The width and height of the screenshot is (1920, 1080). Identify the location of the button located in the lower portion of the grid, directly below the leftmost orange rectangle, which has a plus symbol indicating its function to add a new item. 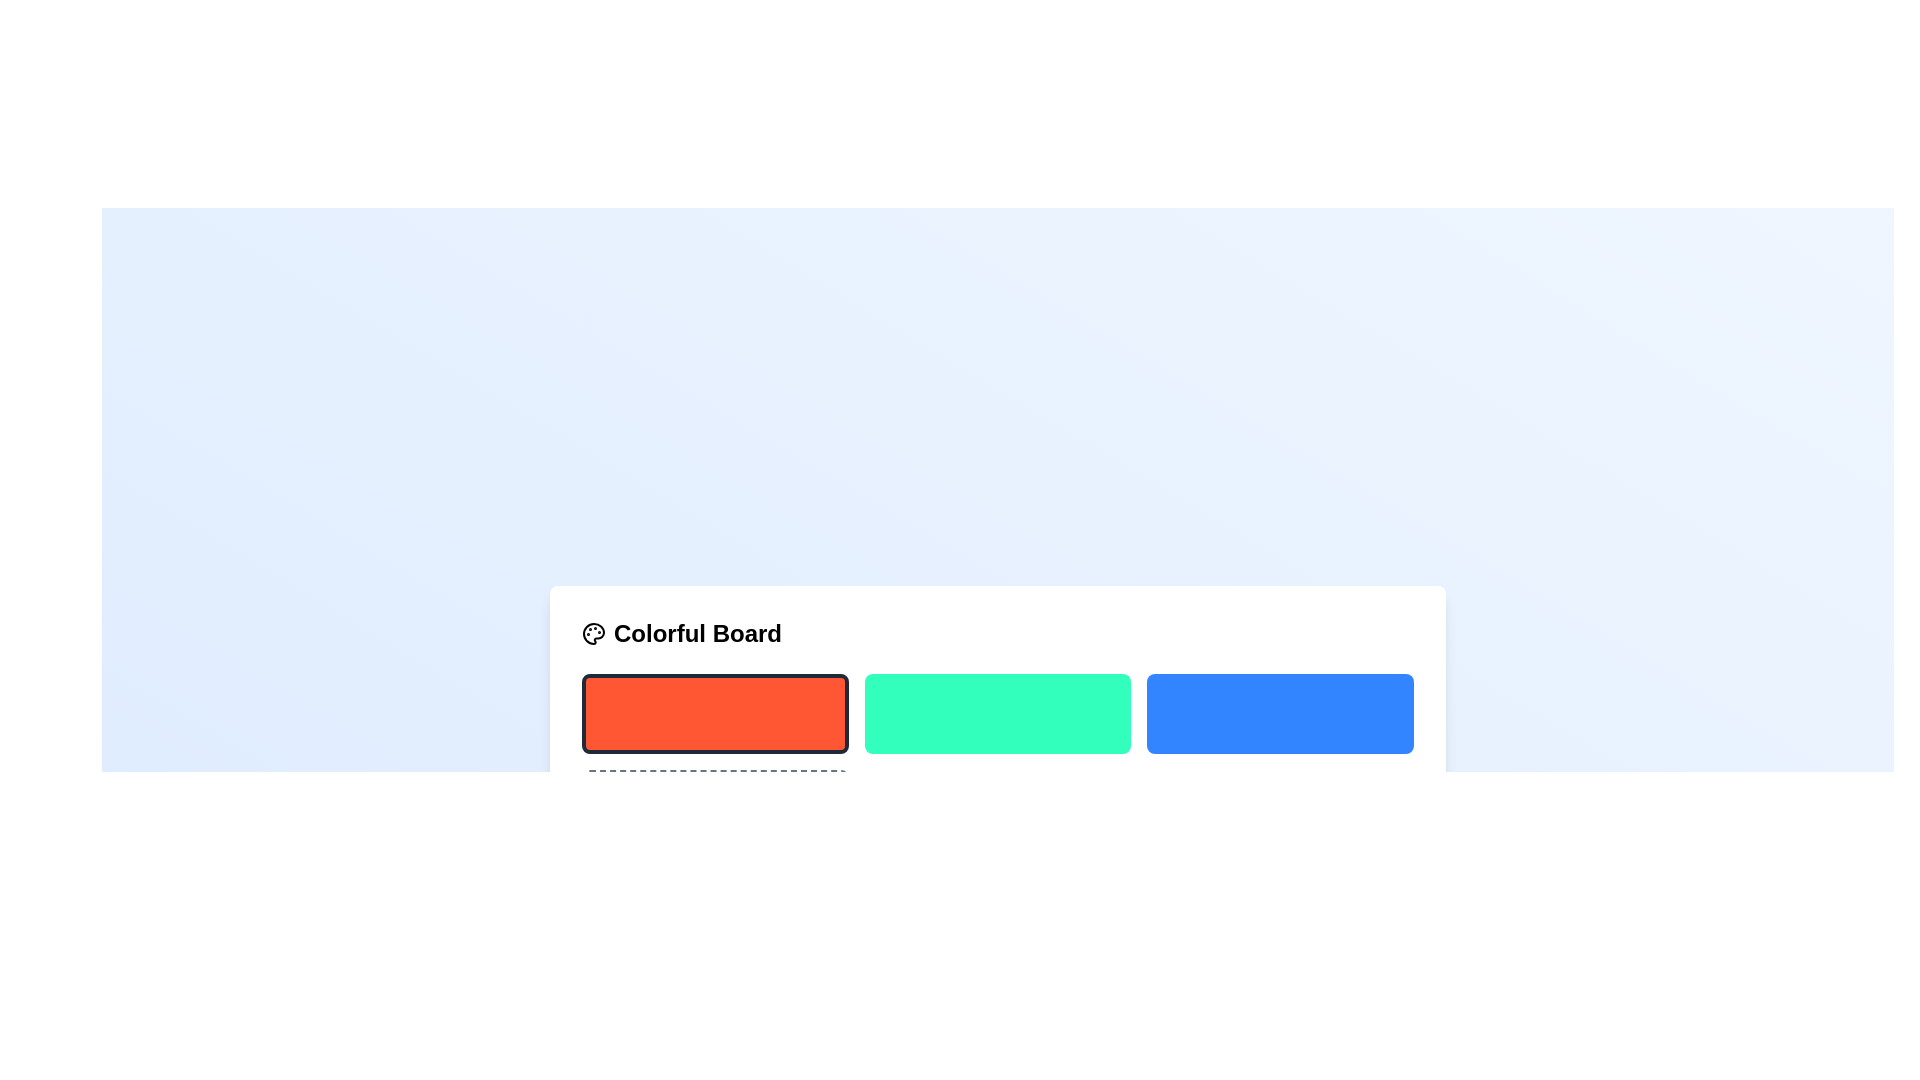
(715, 798).